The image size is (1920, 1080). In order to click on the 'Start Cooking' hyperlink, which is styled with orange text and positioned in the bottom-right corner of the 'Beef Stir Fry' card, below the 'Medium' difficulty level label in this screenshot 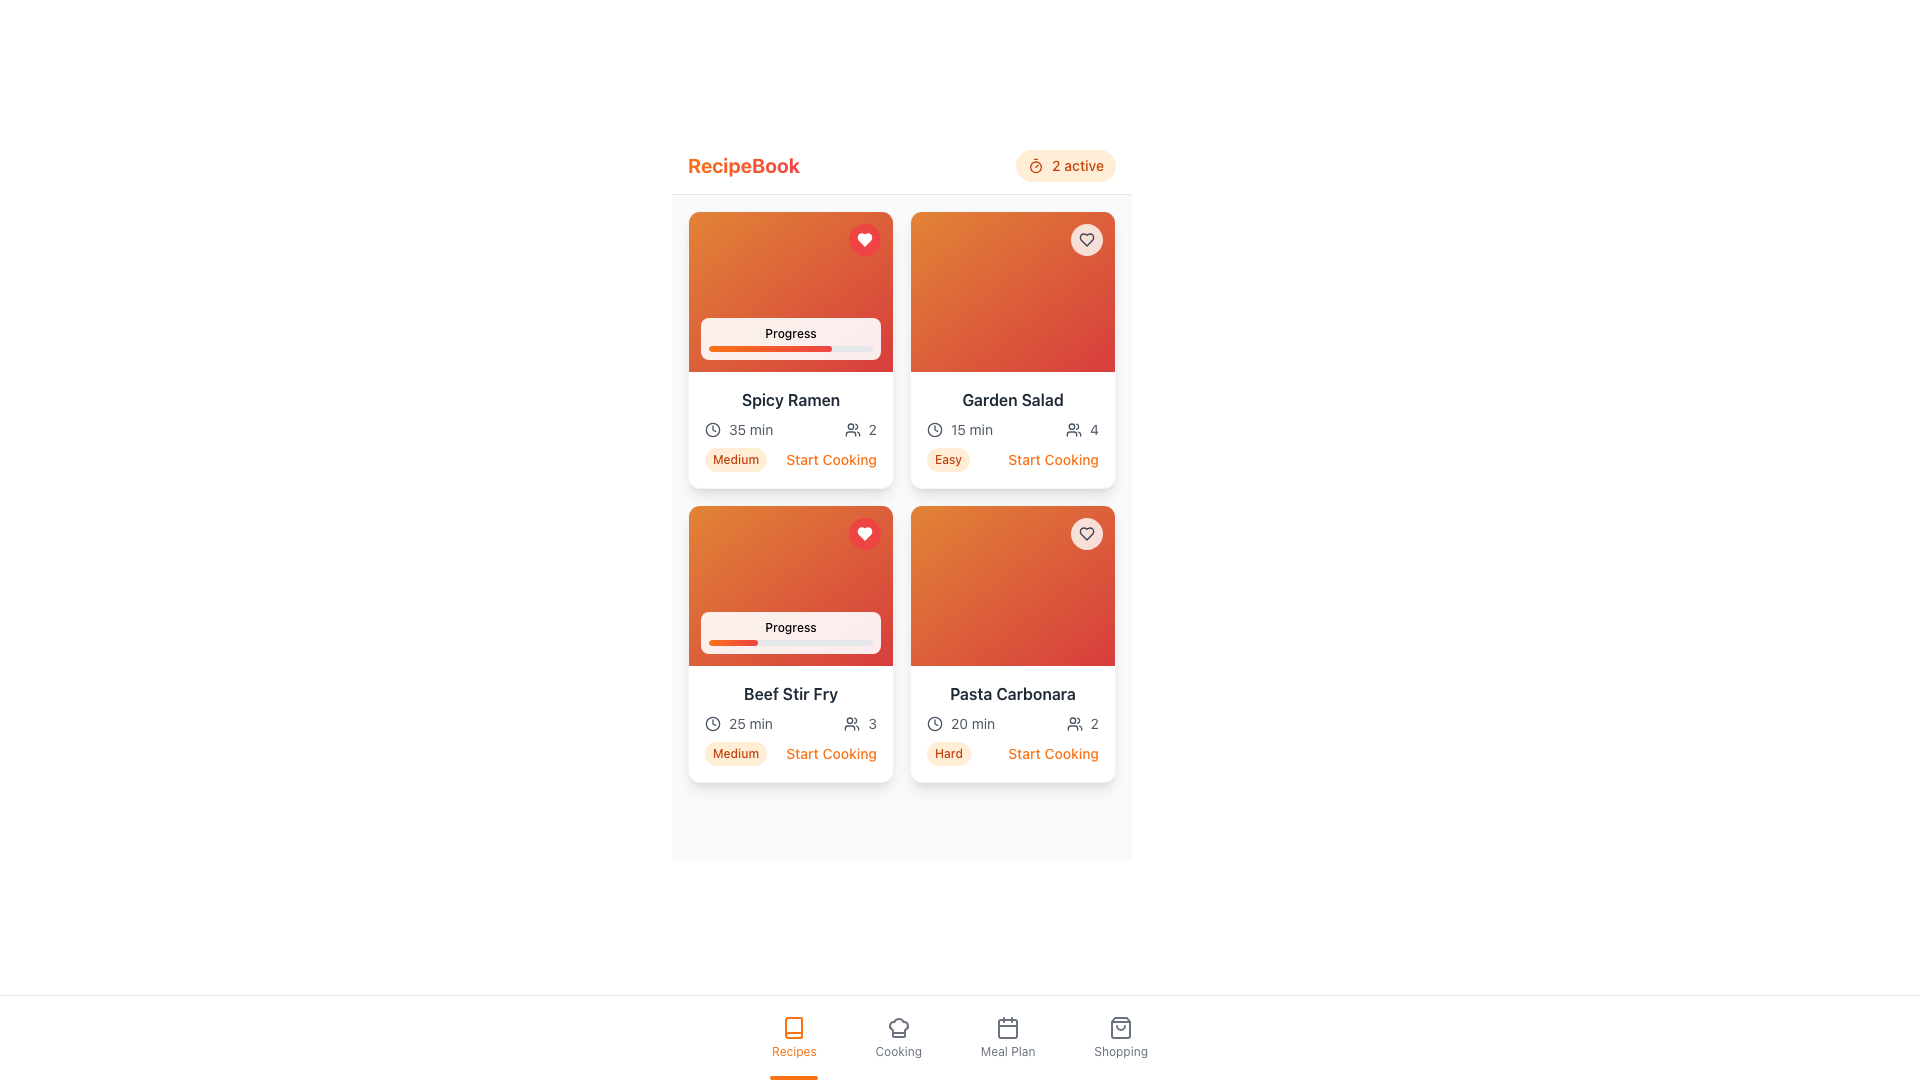, I will do `click(831, 753)`.